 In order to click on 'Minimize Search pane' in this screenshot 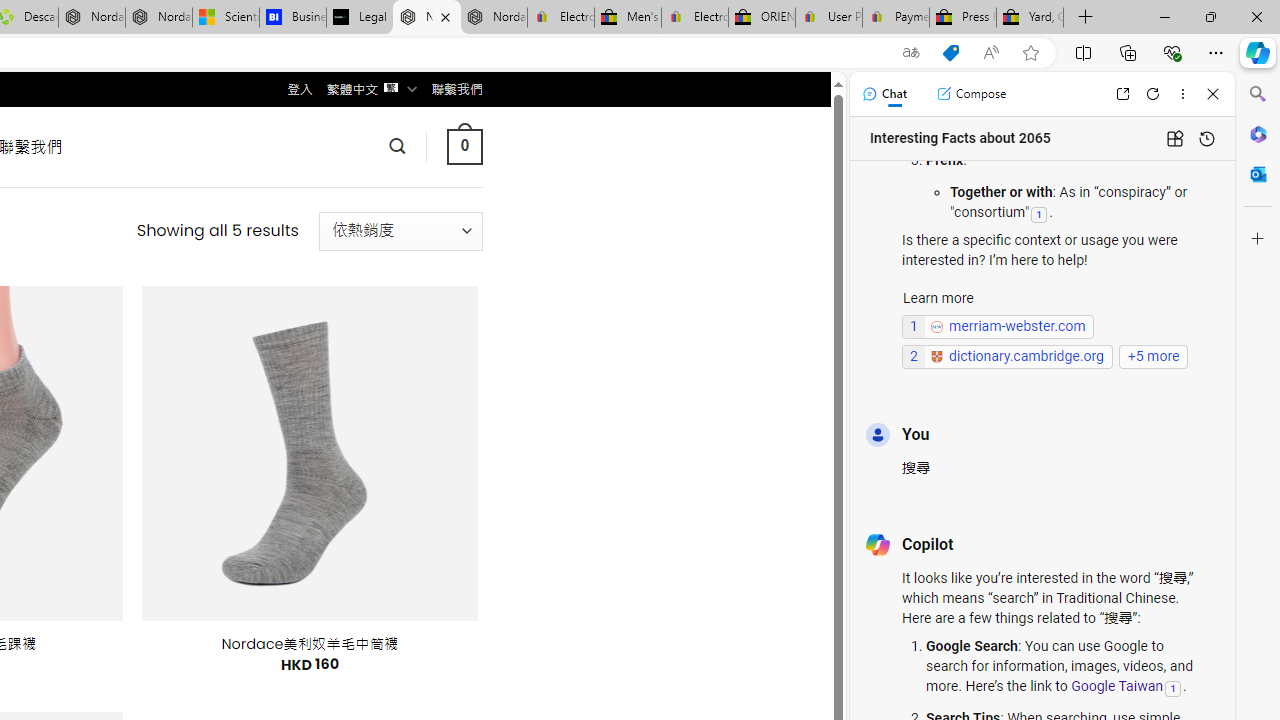, I will do `click(1257, 94)`.